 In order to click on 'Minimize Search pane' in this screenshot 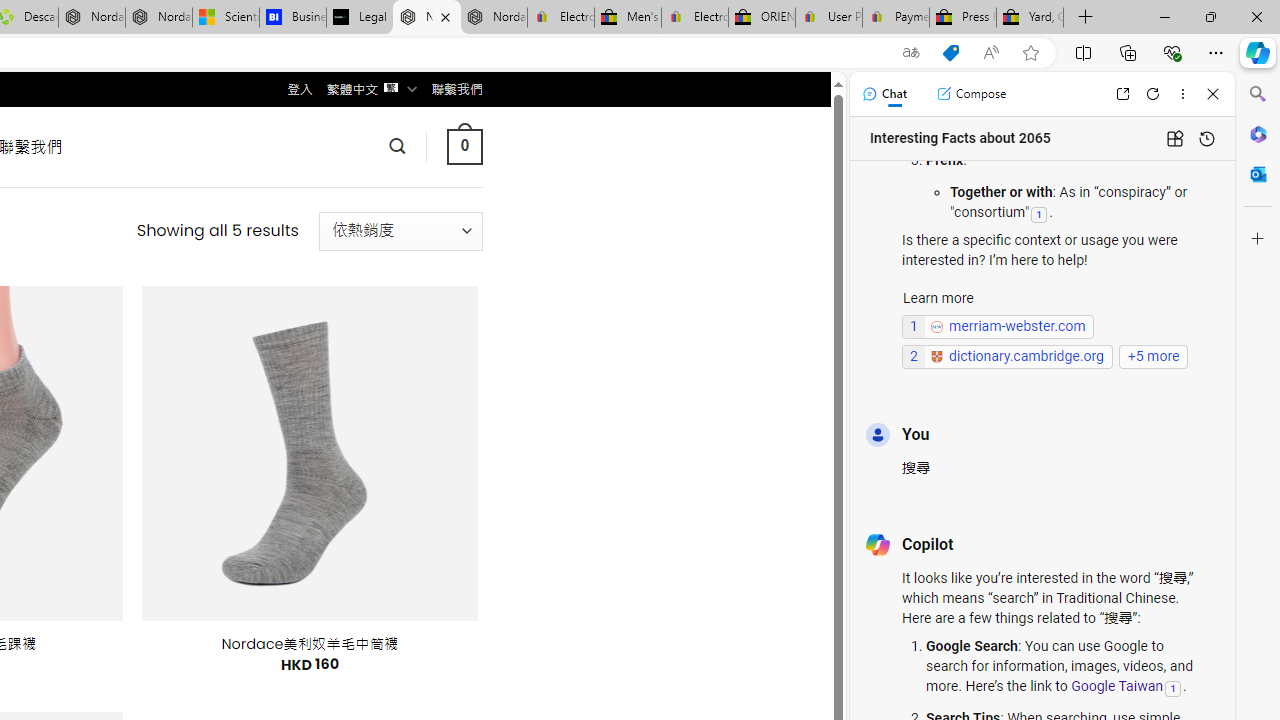, I will do `click(1257, 94)`.